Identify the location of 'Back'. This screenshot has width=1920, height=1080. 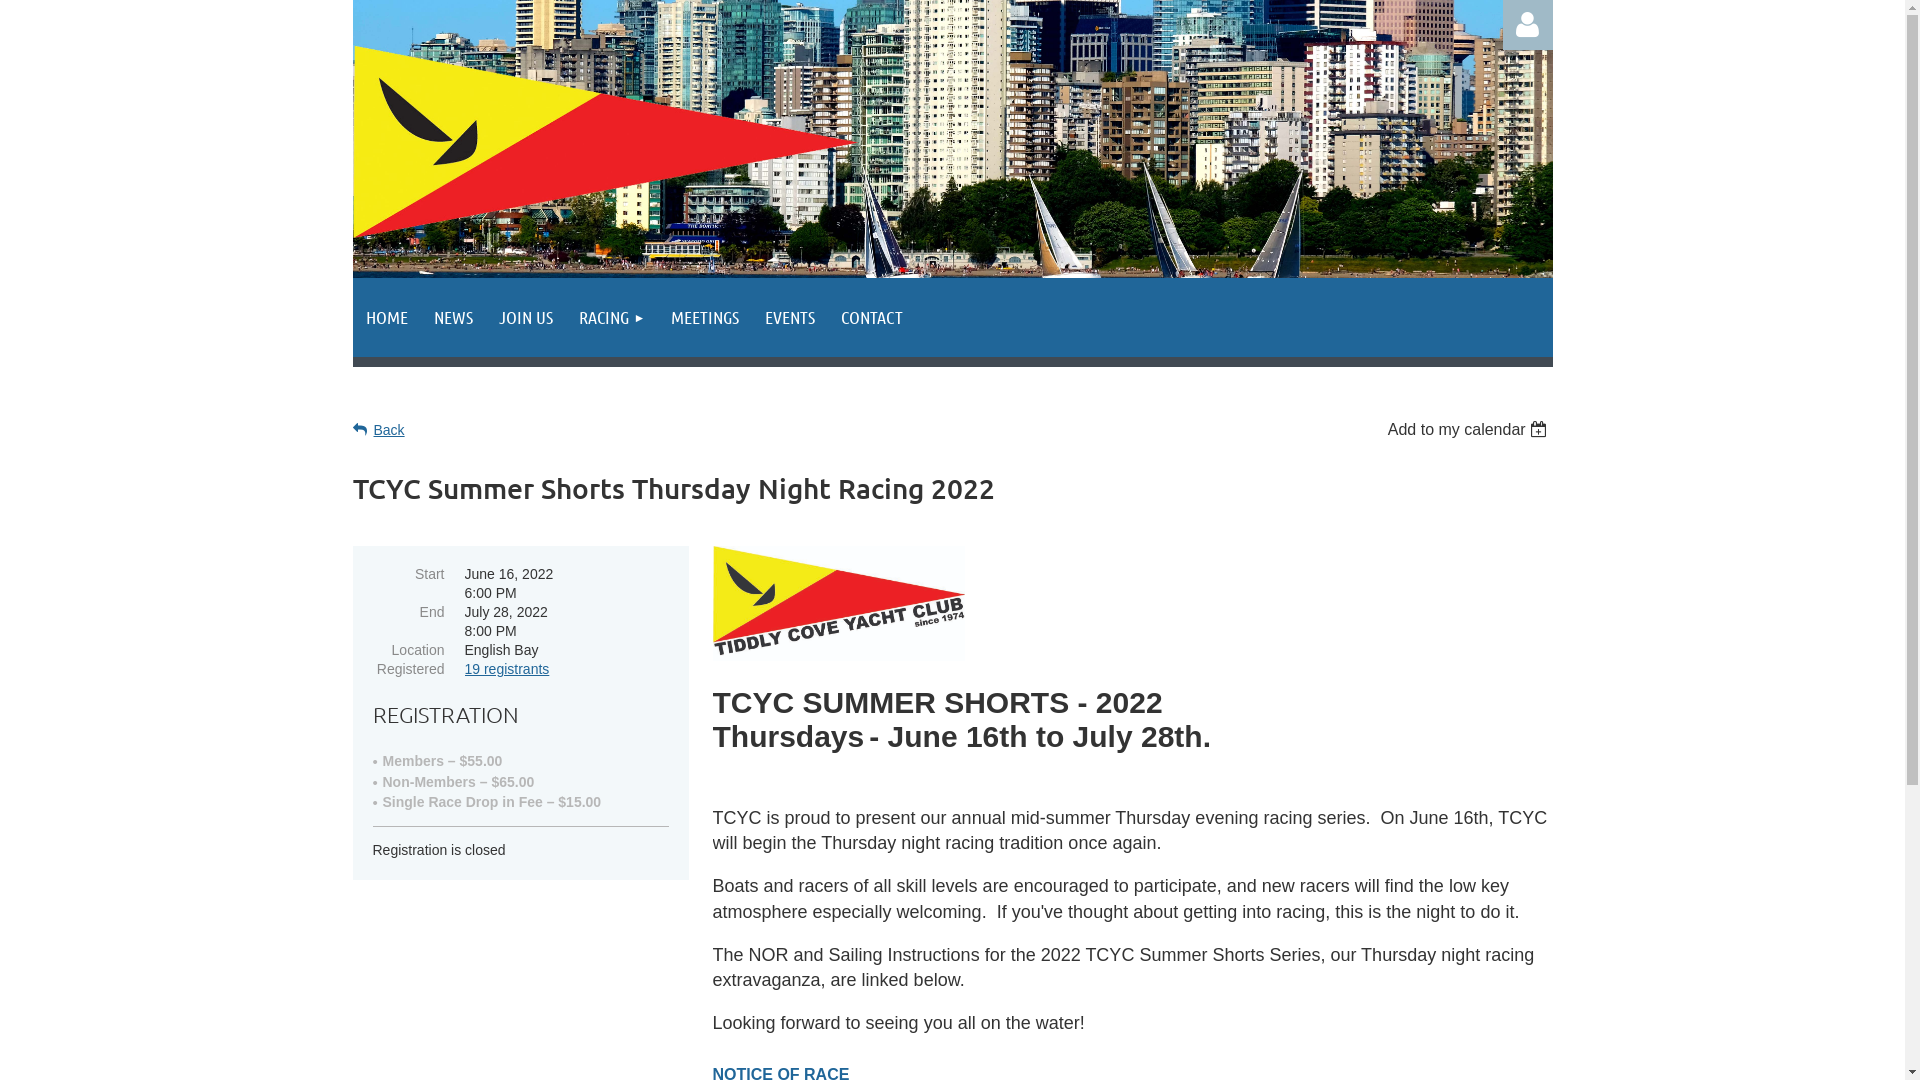
(378, 428).